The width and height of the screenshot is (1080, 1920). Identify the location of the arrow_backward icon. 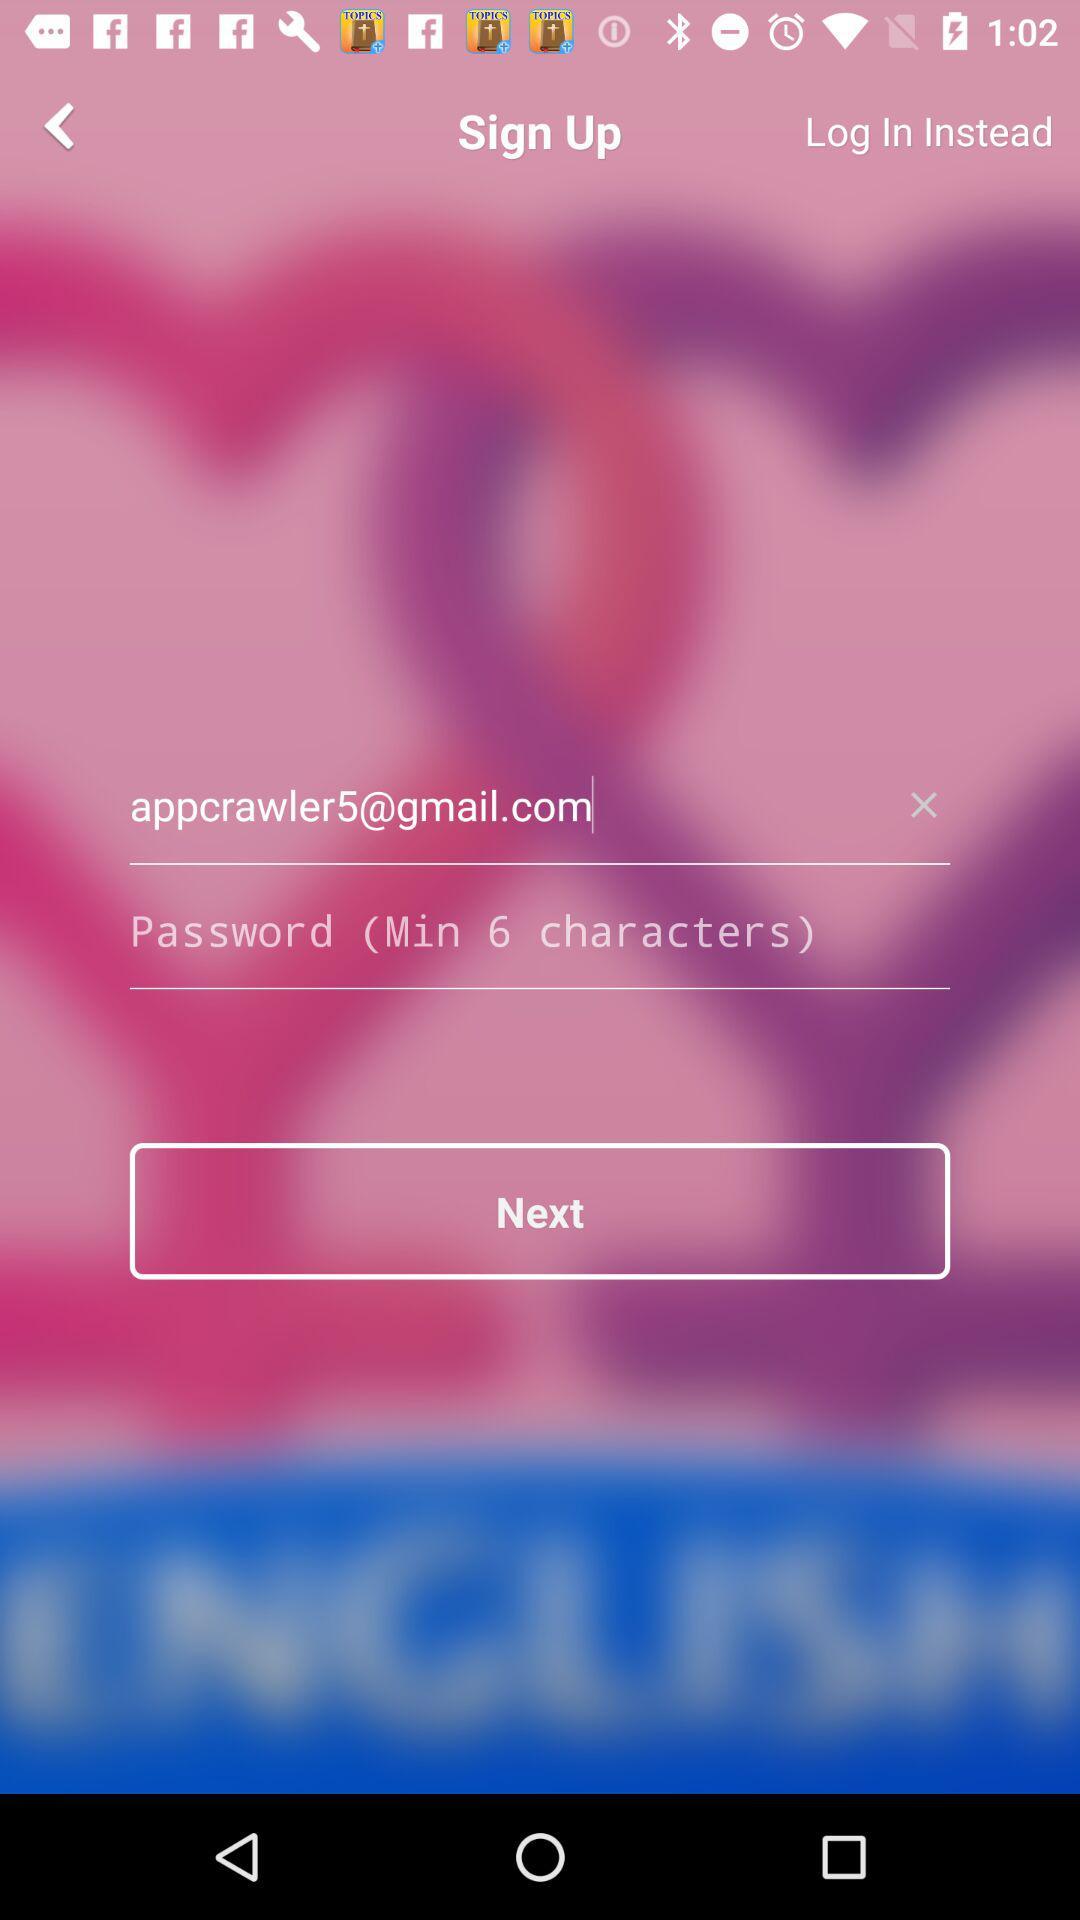
(61, 124).